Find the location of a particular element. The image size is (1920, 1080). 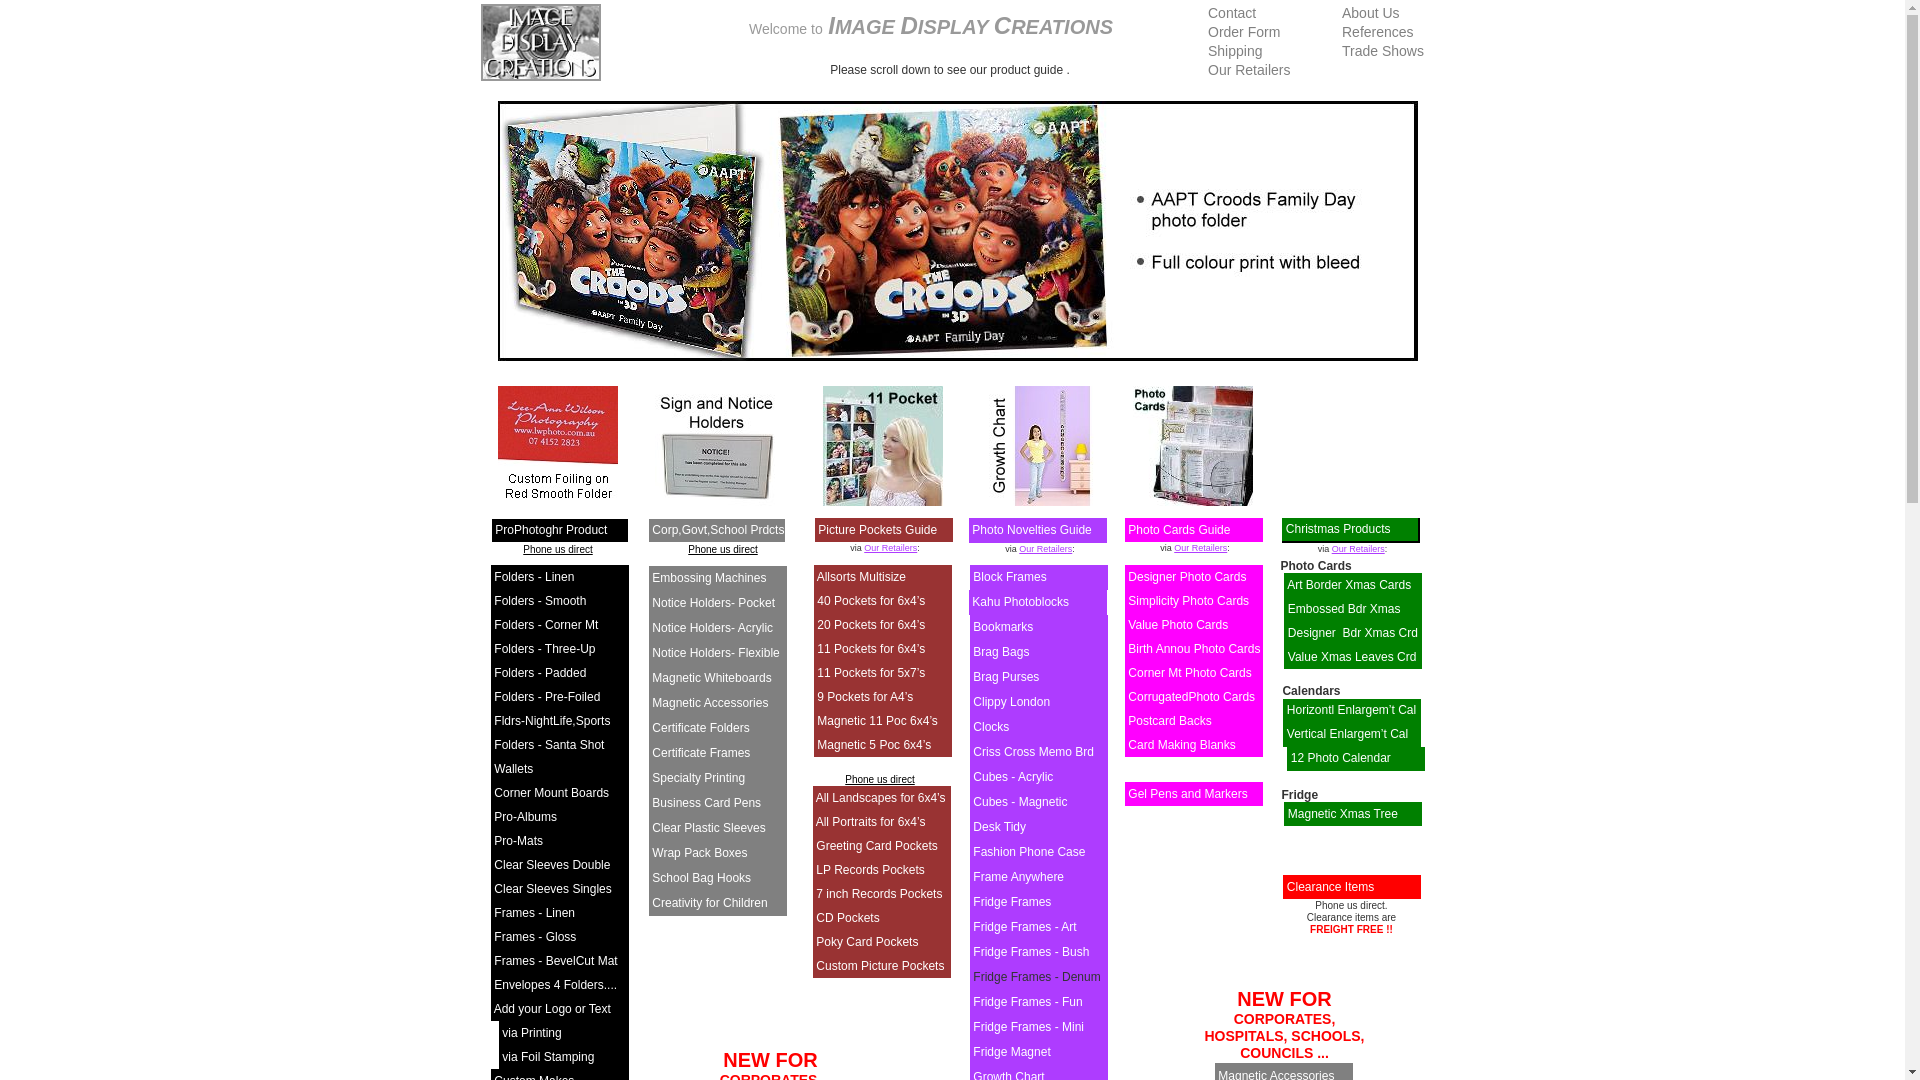

'LP Records Pockets' is located at coordinates (870, 869).